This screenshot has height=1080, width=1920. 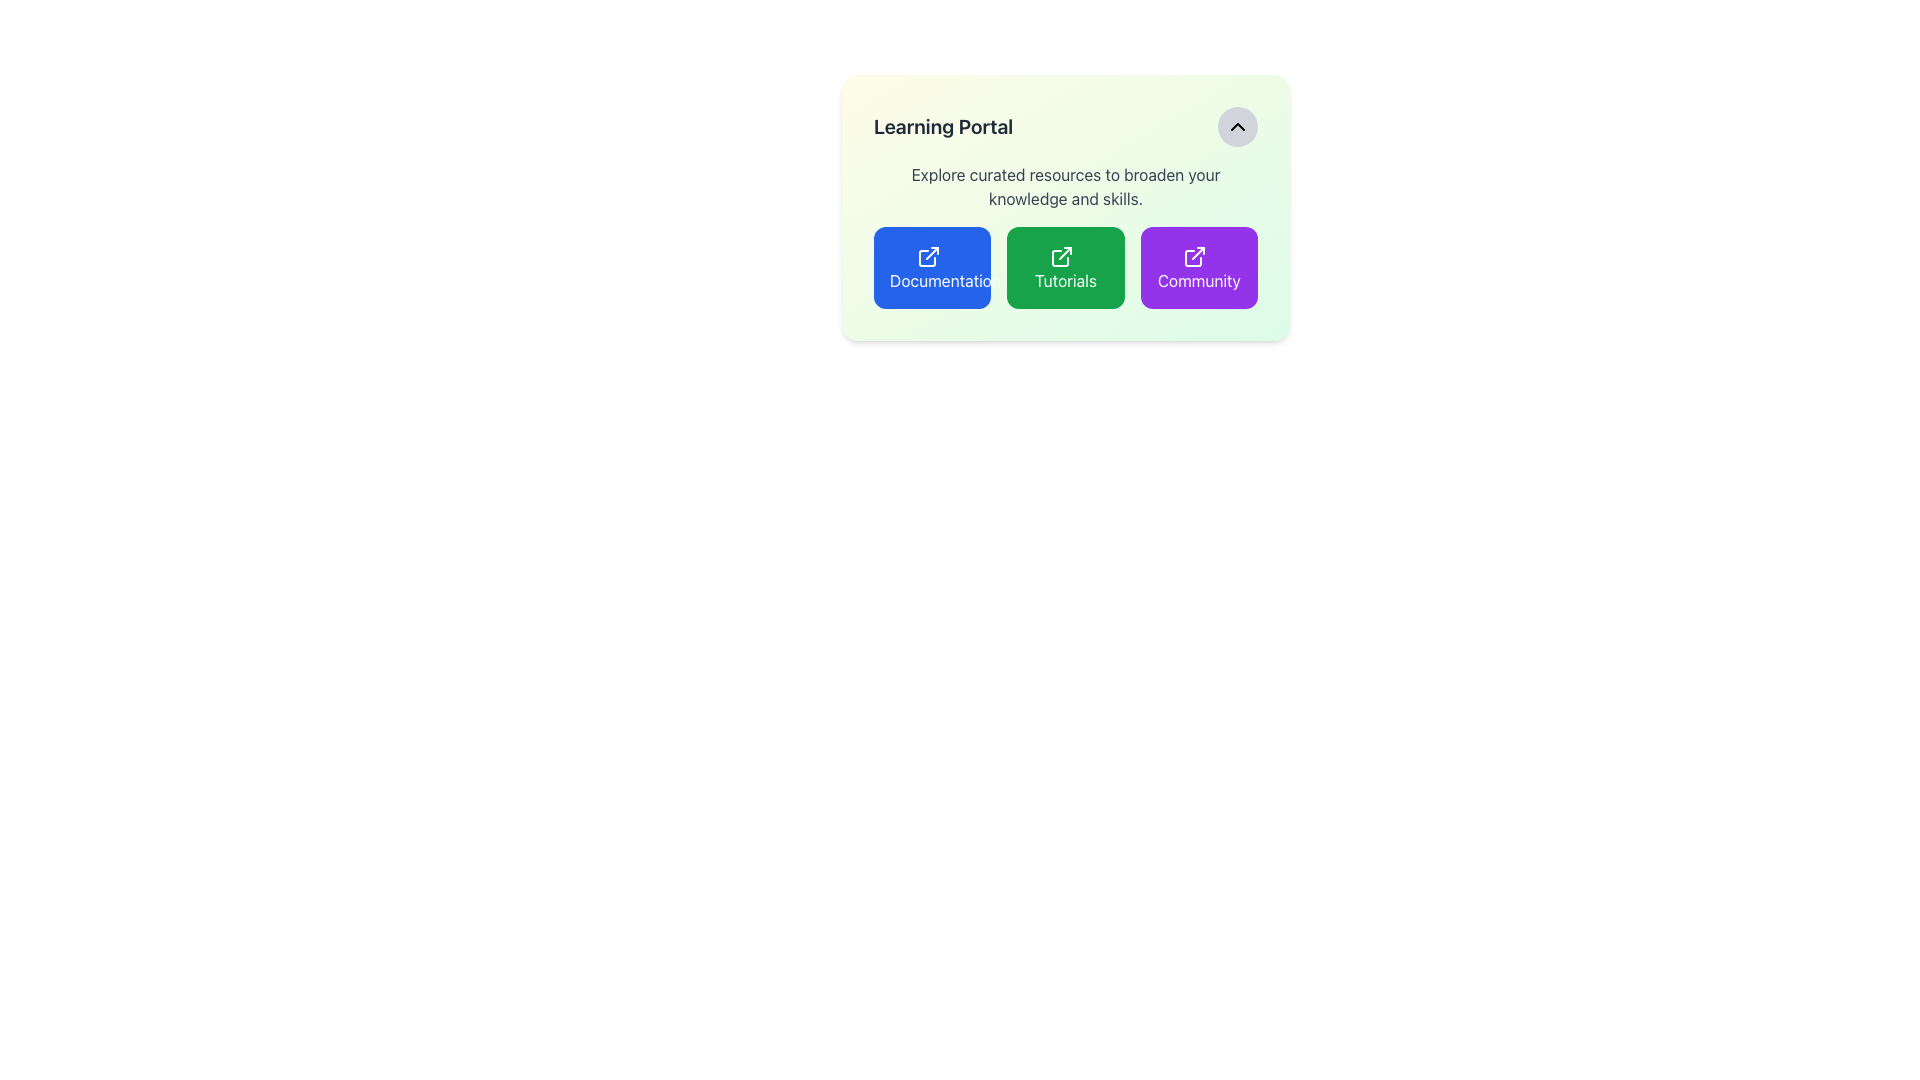 What do you see at coordinates (931, 266) in the screenshot?
I see `the first button in the 'Learning Portal' labeled as a hyperlink to observe a color change` at bounding box center [931, 266].